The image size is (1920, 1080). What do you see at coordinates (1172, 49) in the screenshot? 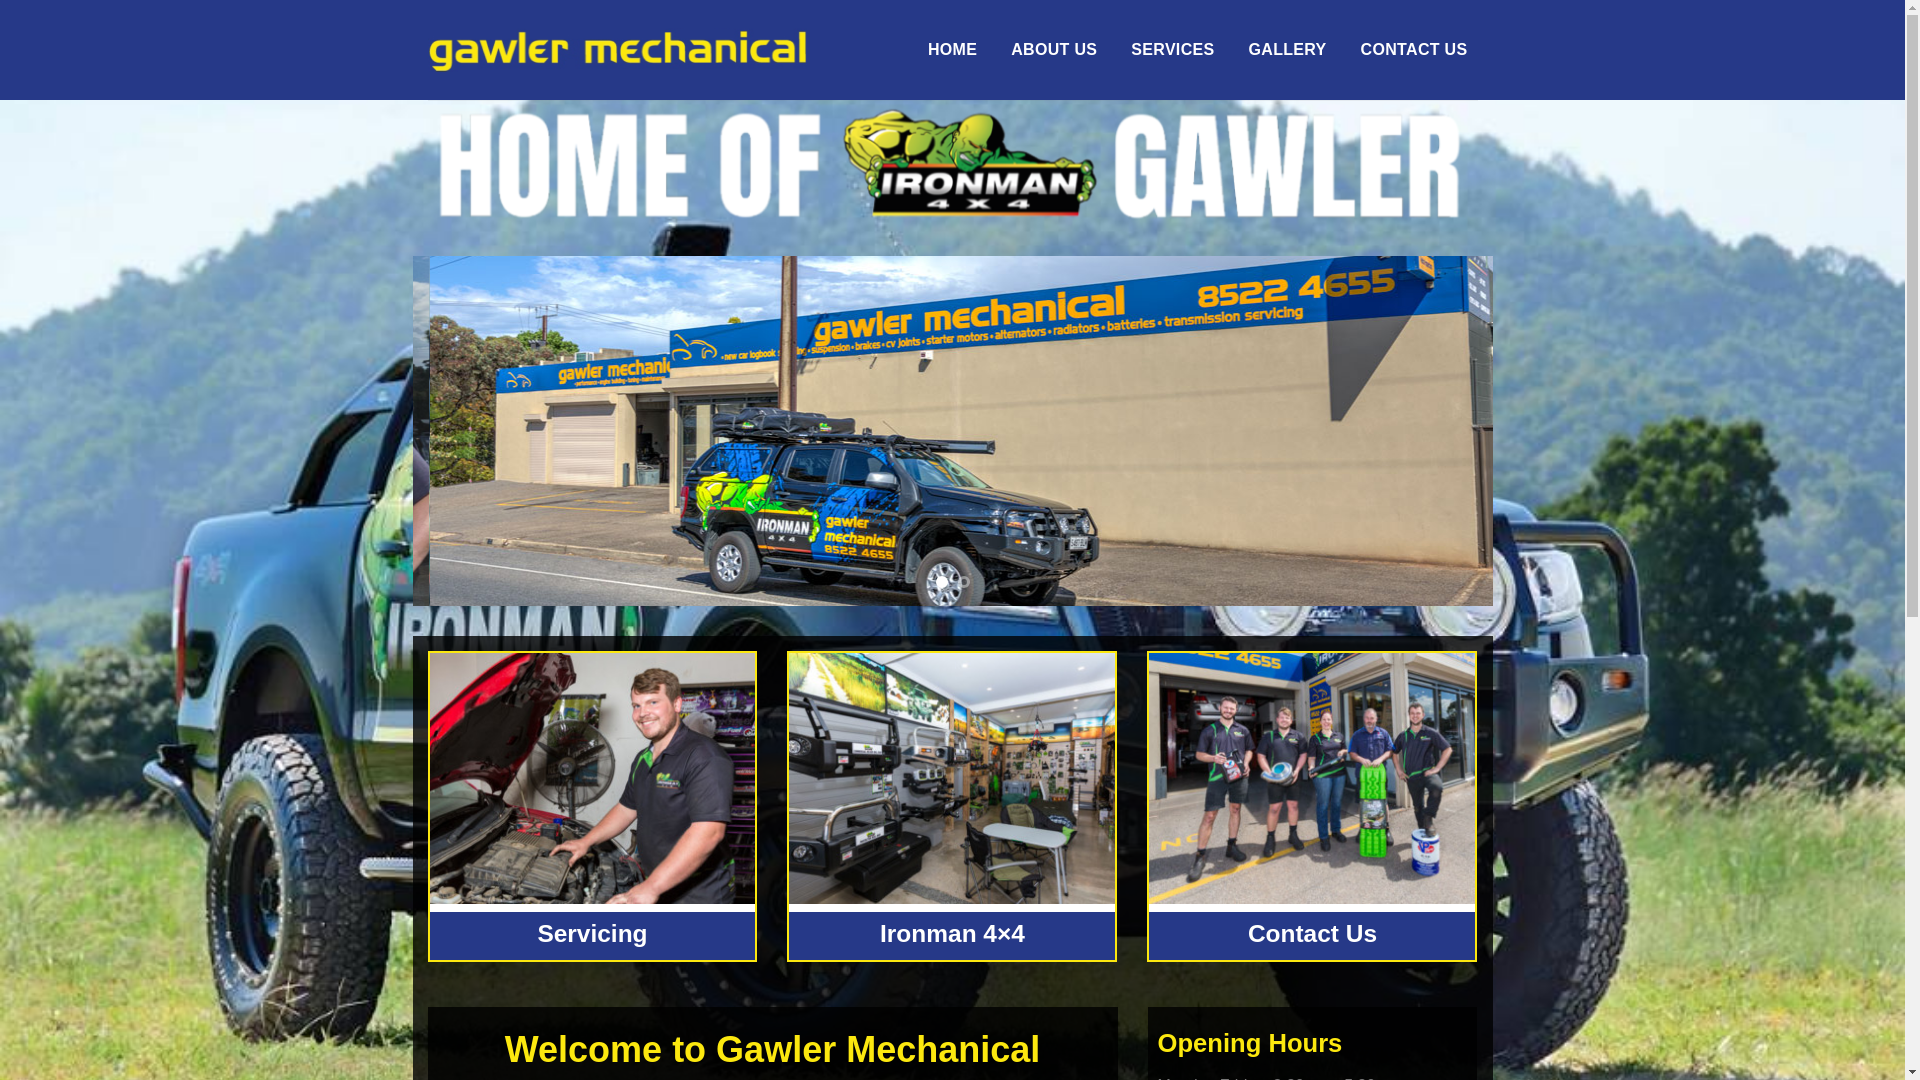
I see `'SERVICES'` at bounding box center [1172, 49].